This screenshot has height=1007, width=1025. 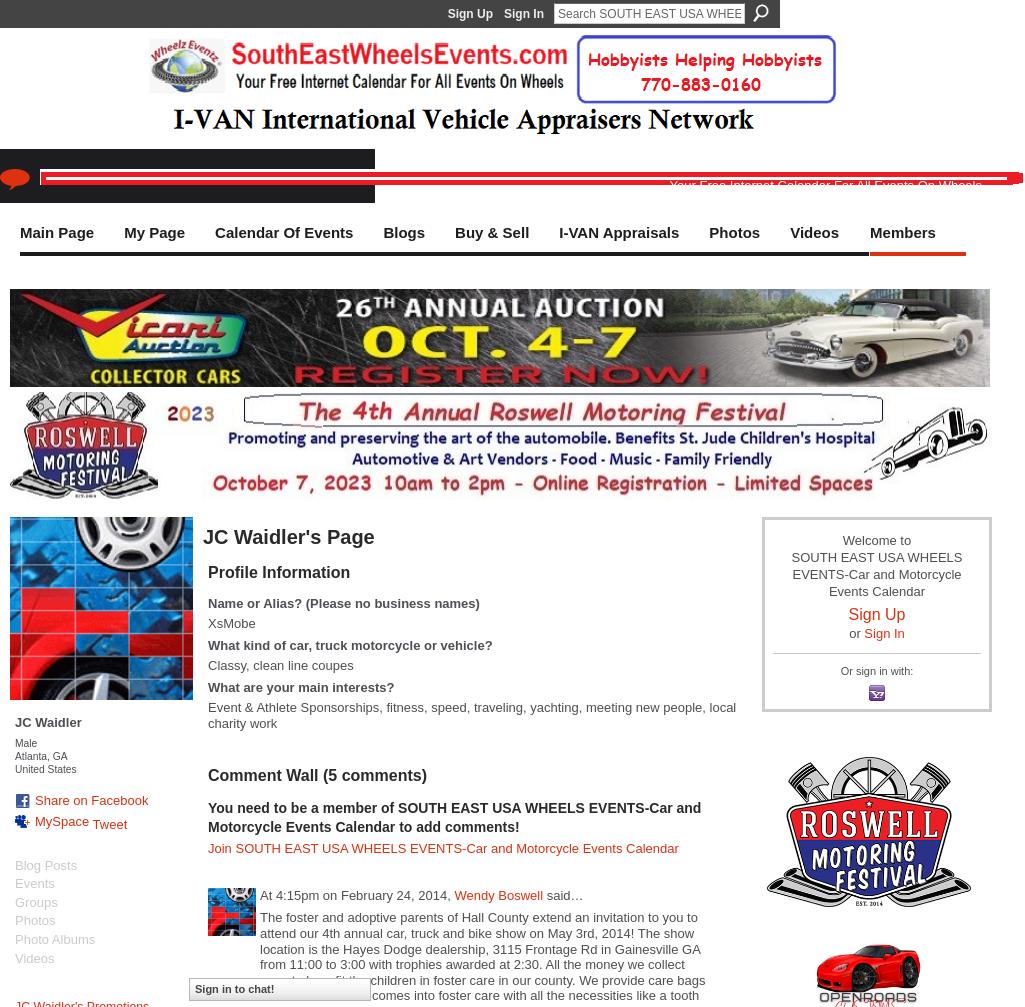 What do you see at coordinates (288, 535) in the screenshot?
I see `'JC Waidler's Page'` at bounding box center [288, 535].